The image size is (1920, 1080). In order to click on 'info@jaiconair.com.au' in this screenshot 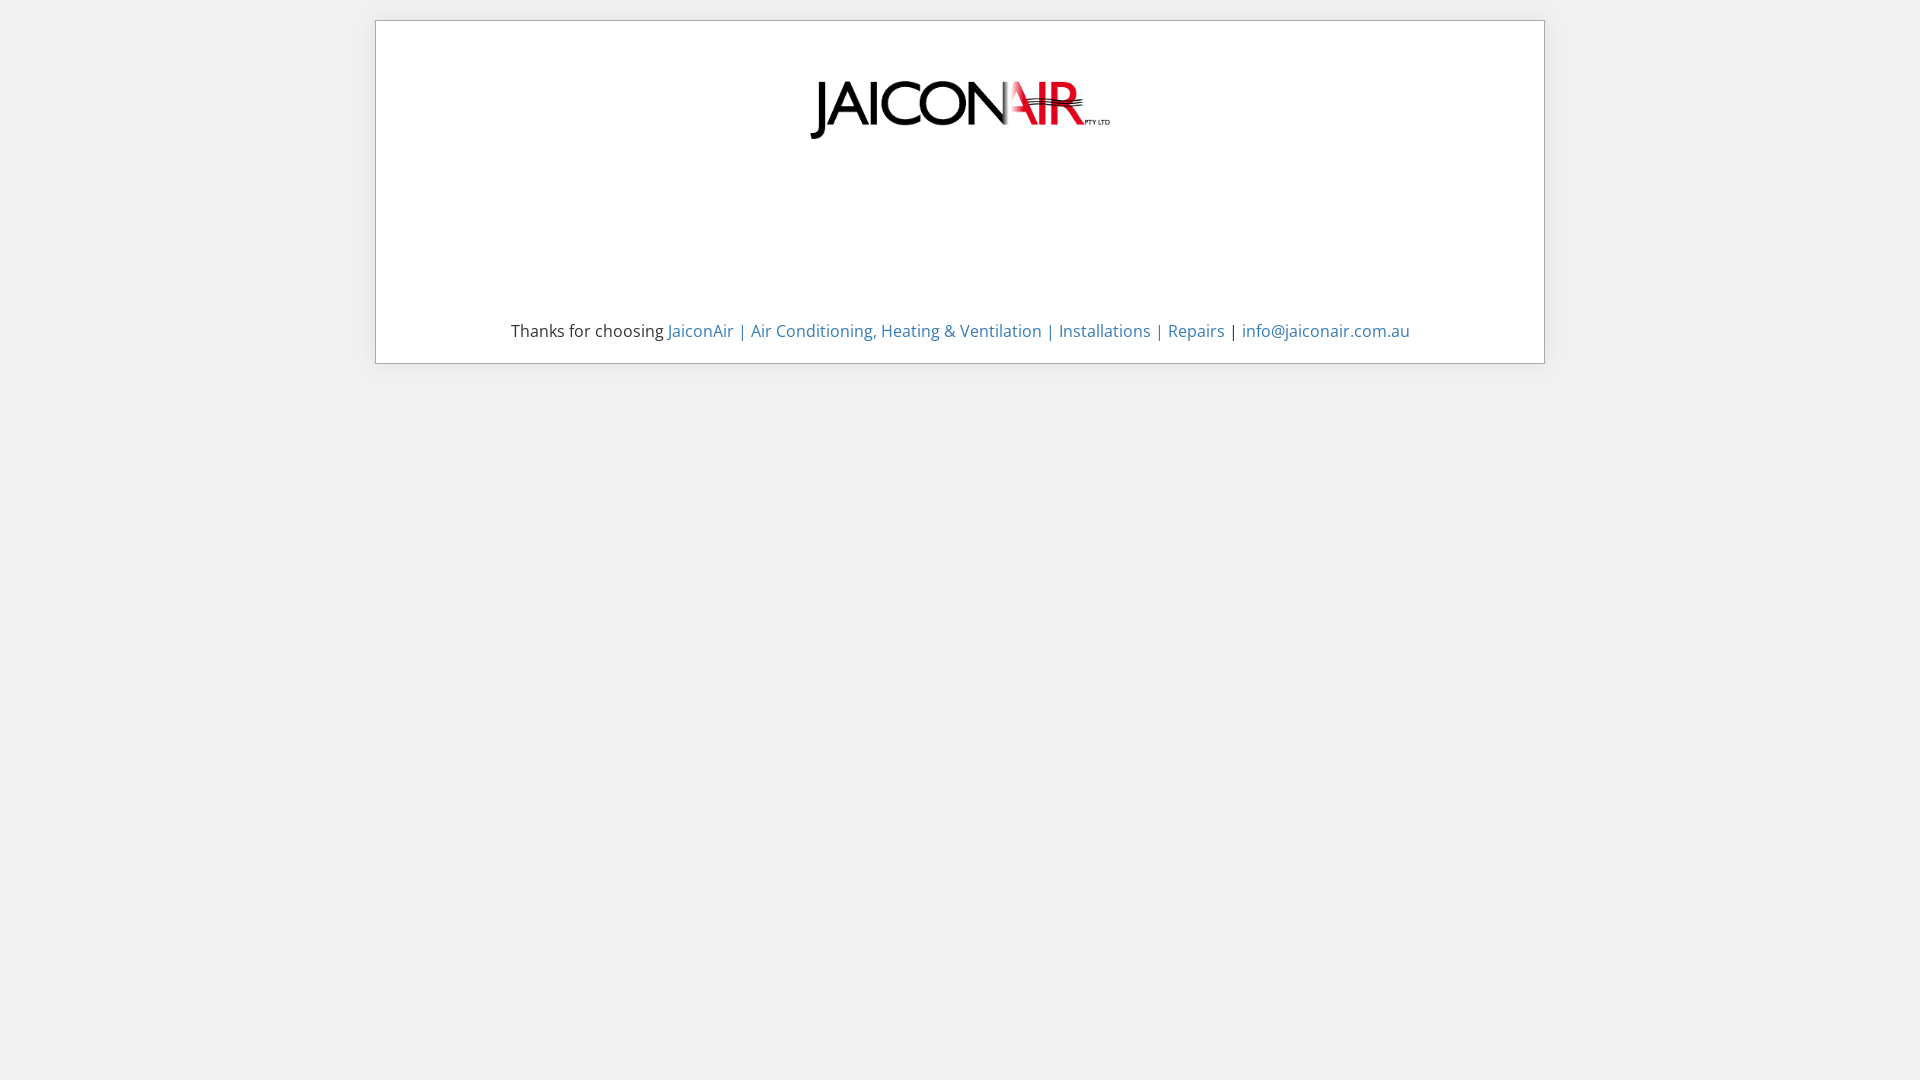, I will do `click(1325, 330)`.